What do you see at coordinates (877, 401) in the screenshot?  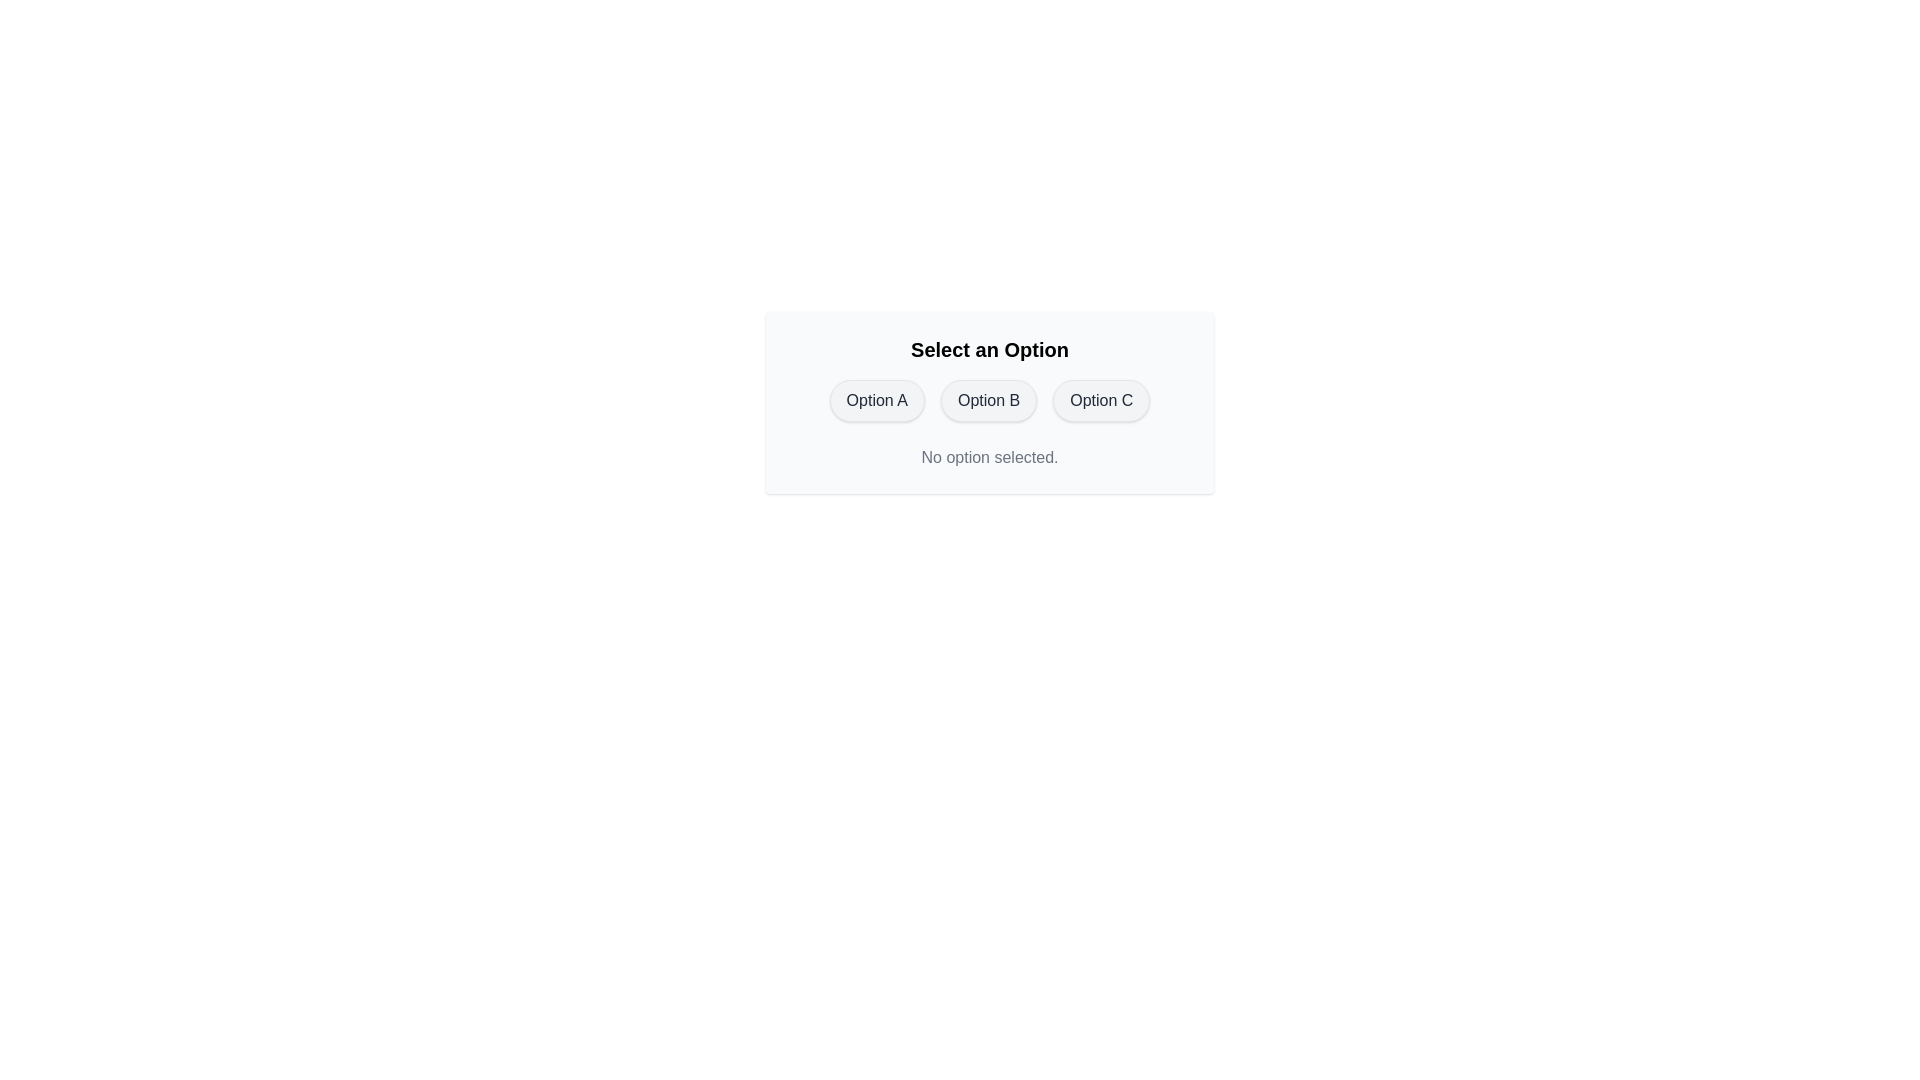 I see `the button corresponding to Option A to select it` at bounding box center [877, 401].